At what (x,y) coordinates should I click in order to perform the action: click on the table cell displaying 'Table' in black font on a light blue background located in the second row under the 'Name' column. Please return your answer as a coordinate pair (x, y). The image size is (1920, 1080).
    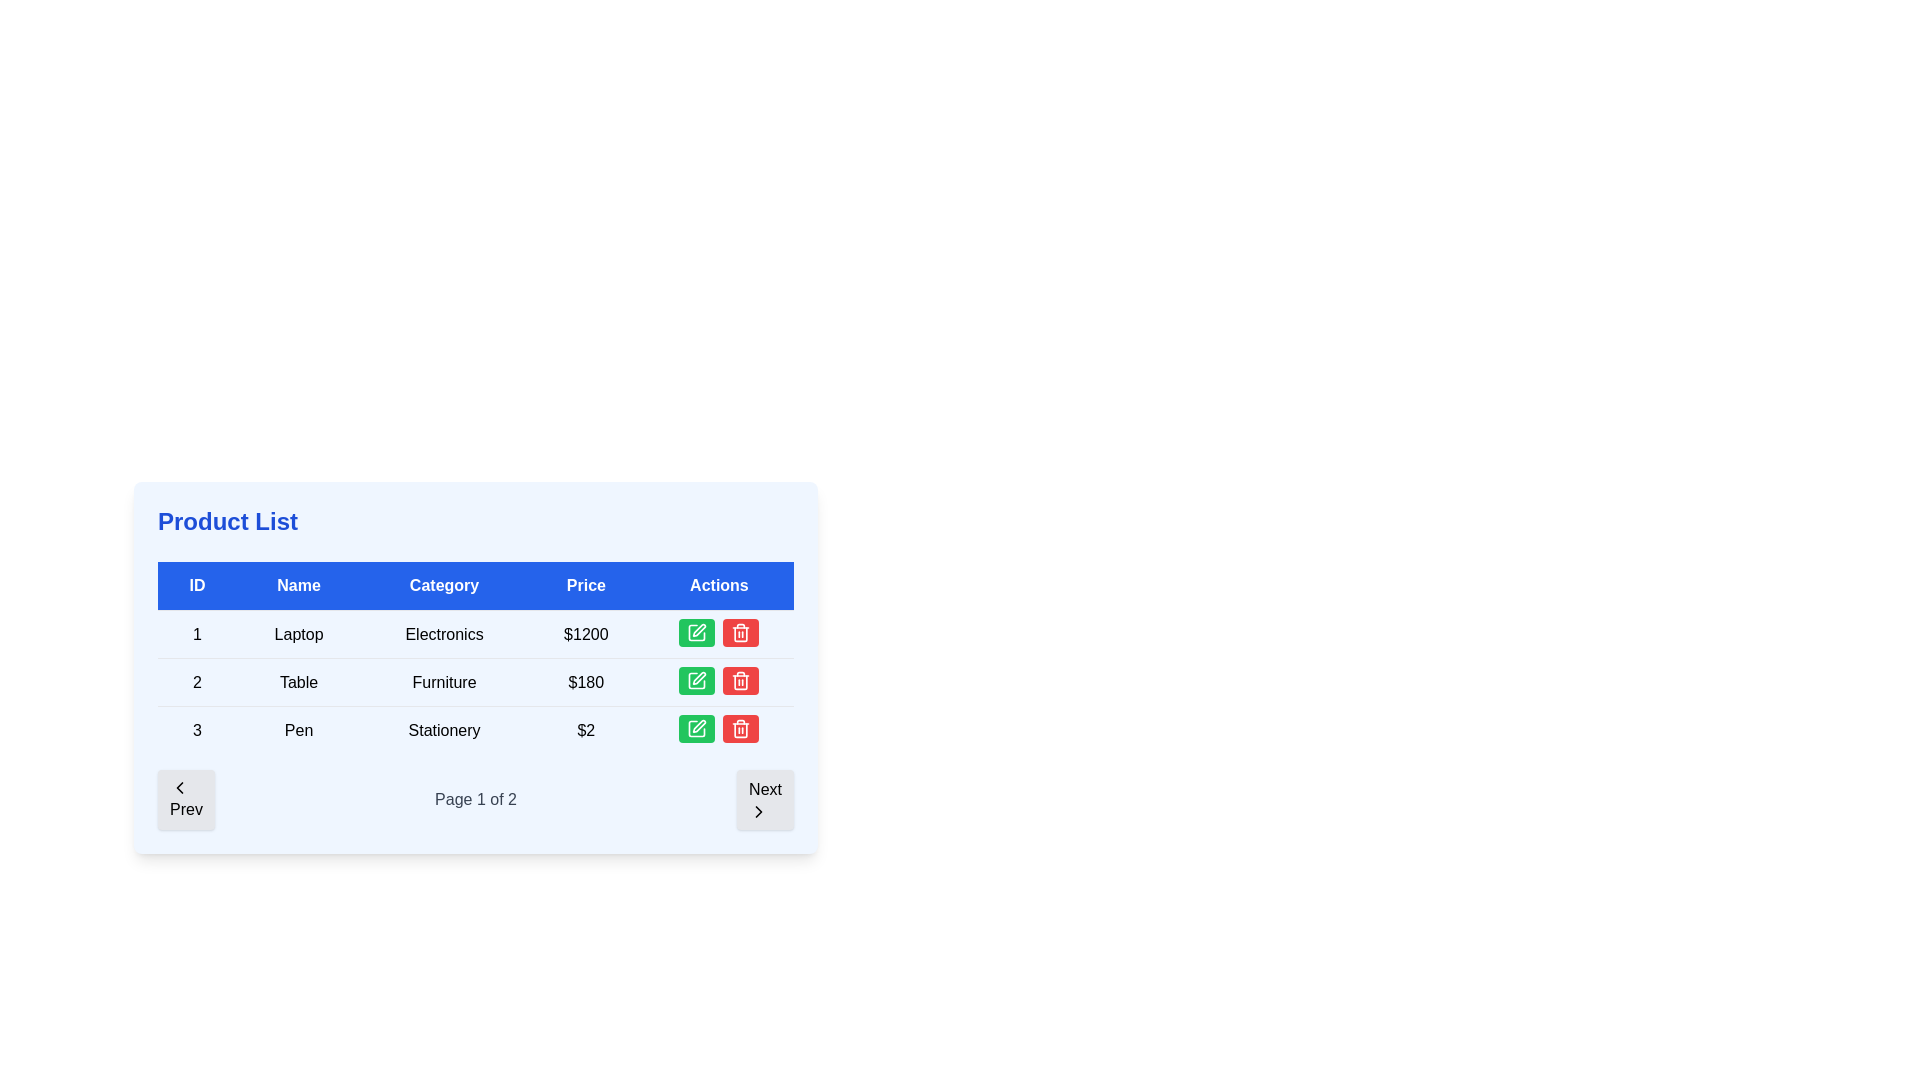
    Looking at the image, I should click on (298, 681).